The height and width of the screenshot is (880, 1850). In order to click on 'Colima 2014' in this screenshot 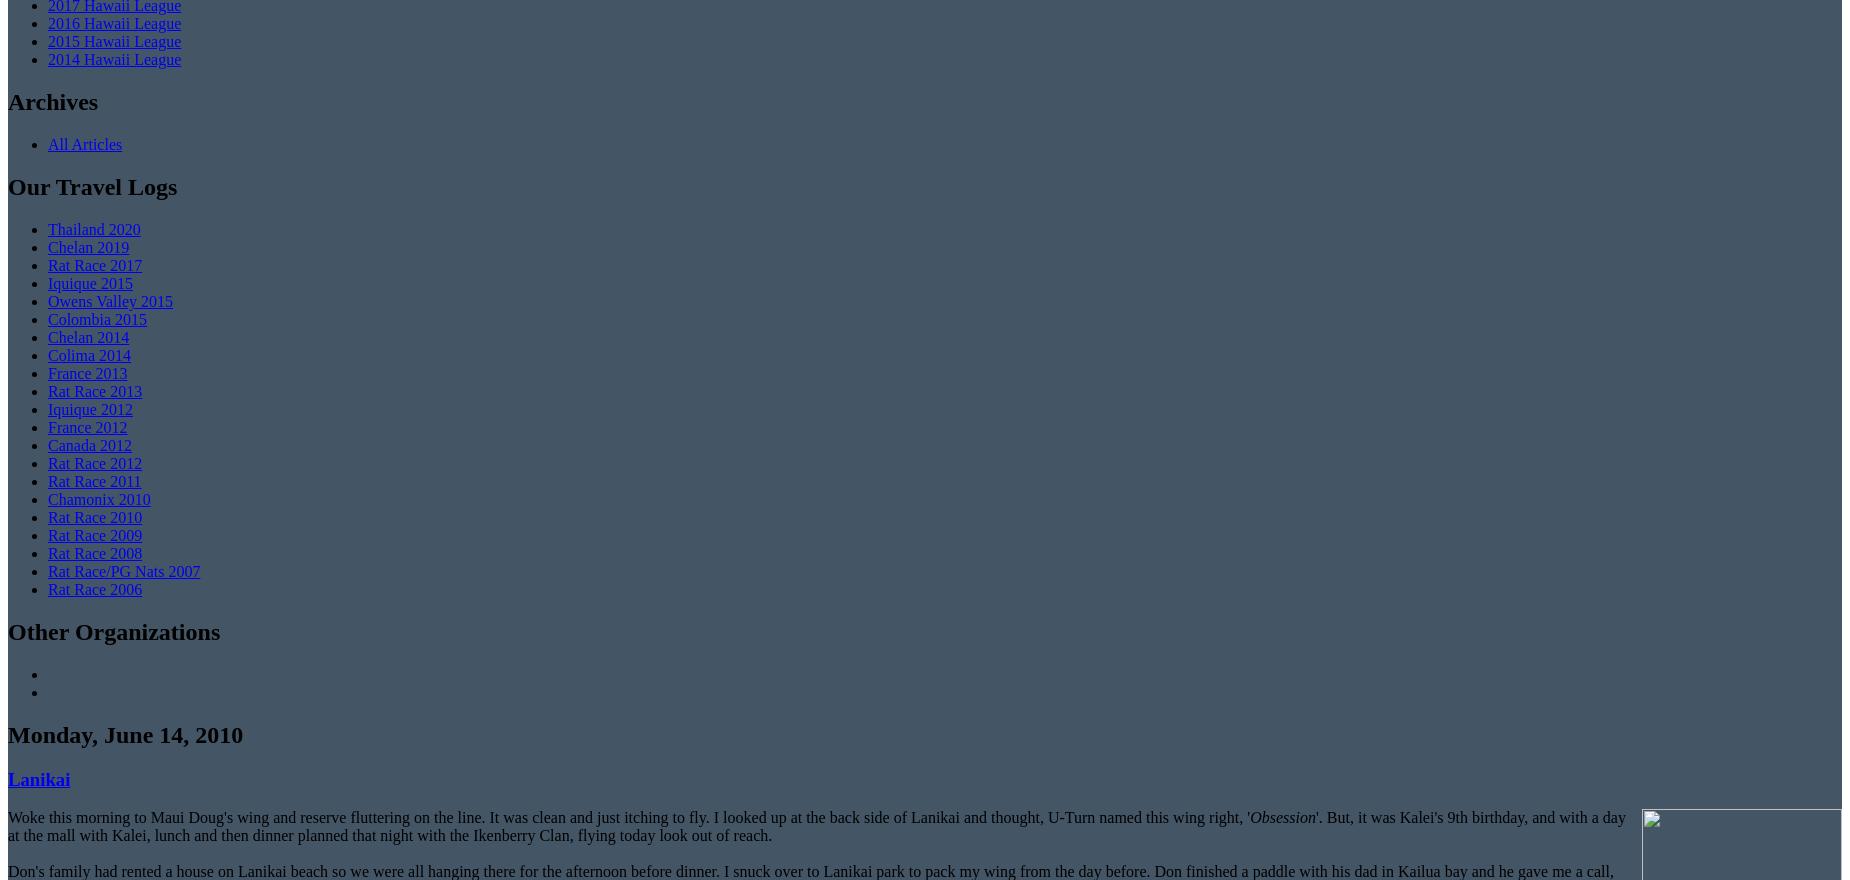, I will do `click(88, 355)`.